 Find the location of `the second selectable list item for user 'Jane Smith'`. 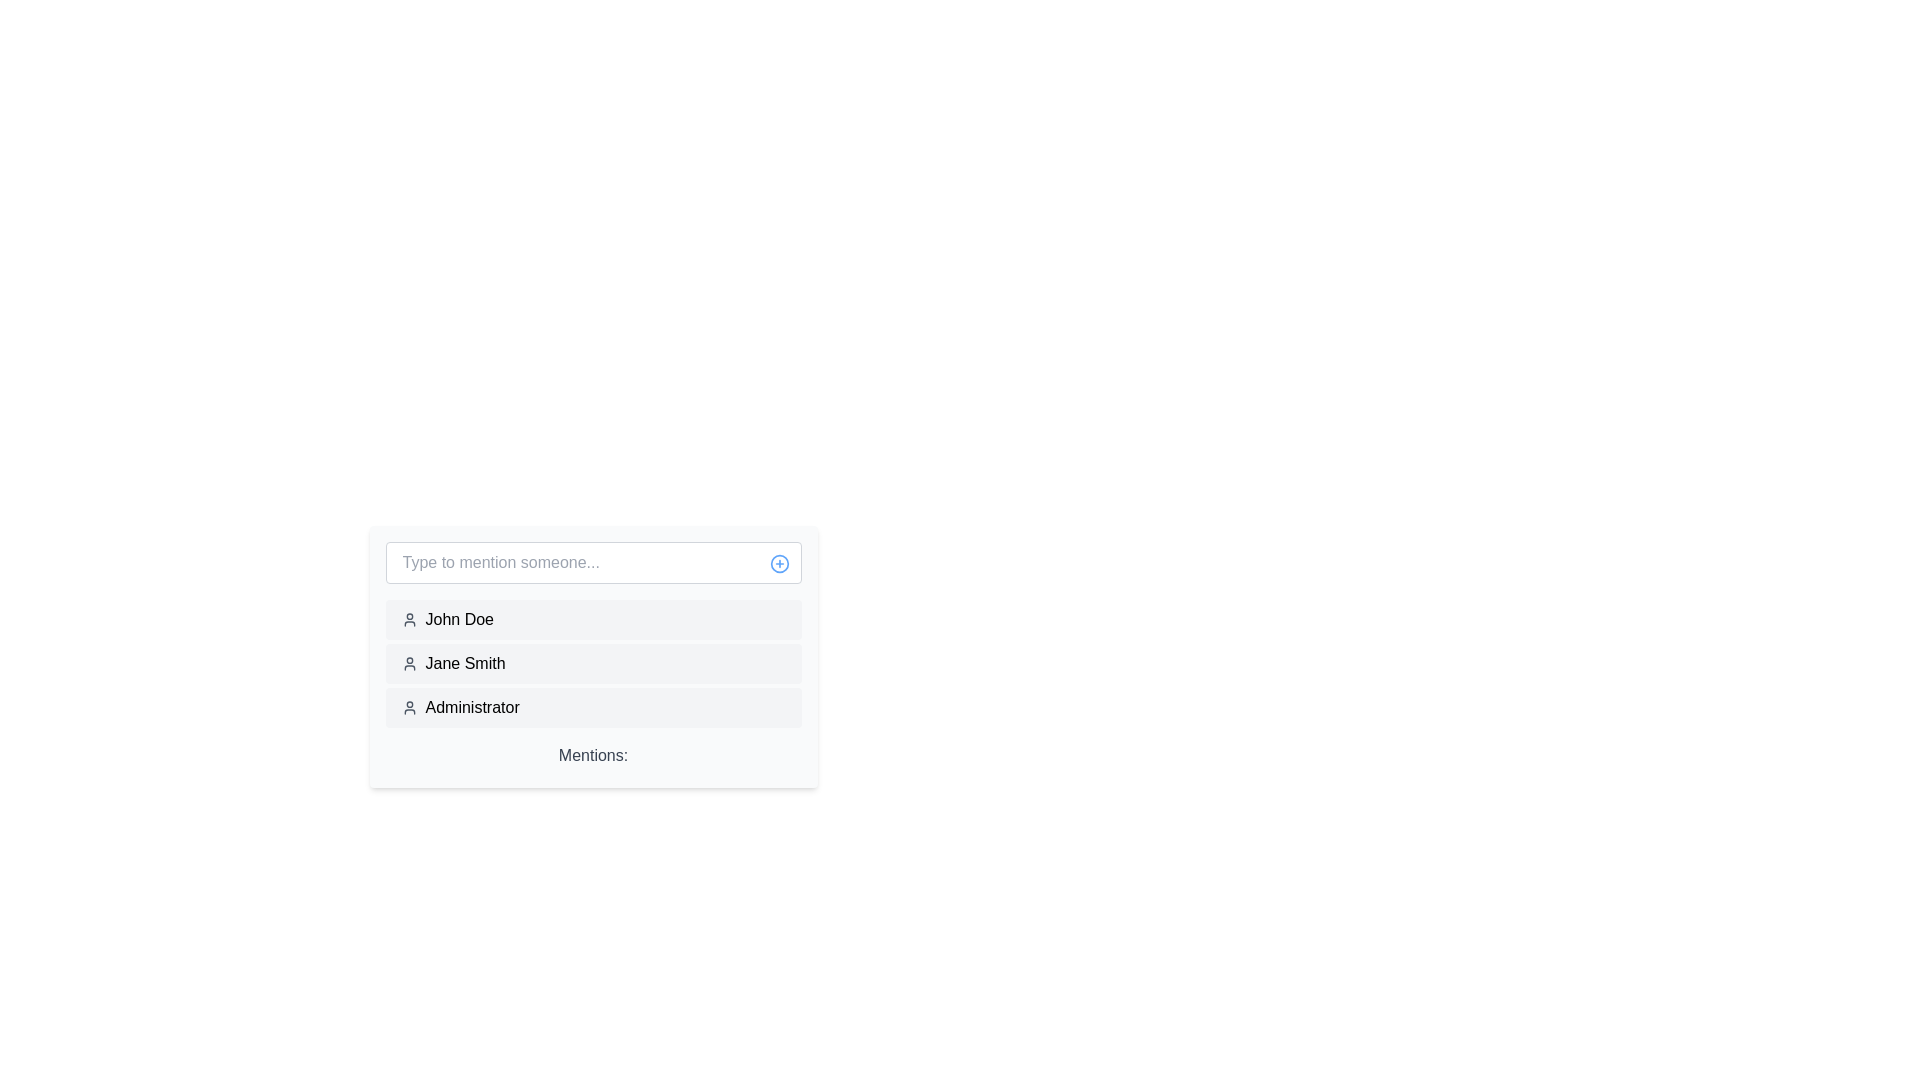

the second selectable list item for user 'Jane Smith' is located at coordinates (592, 663).